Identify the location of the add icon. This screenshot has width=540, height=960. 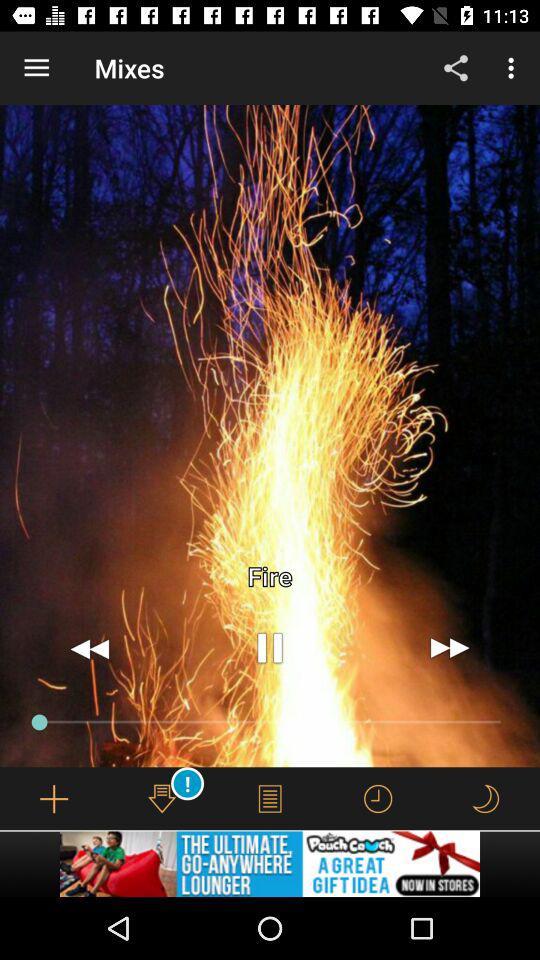
(54, 798).